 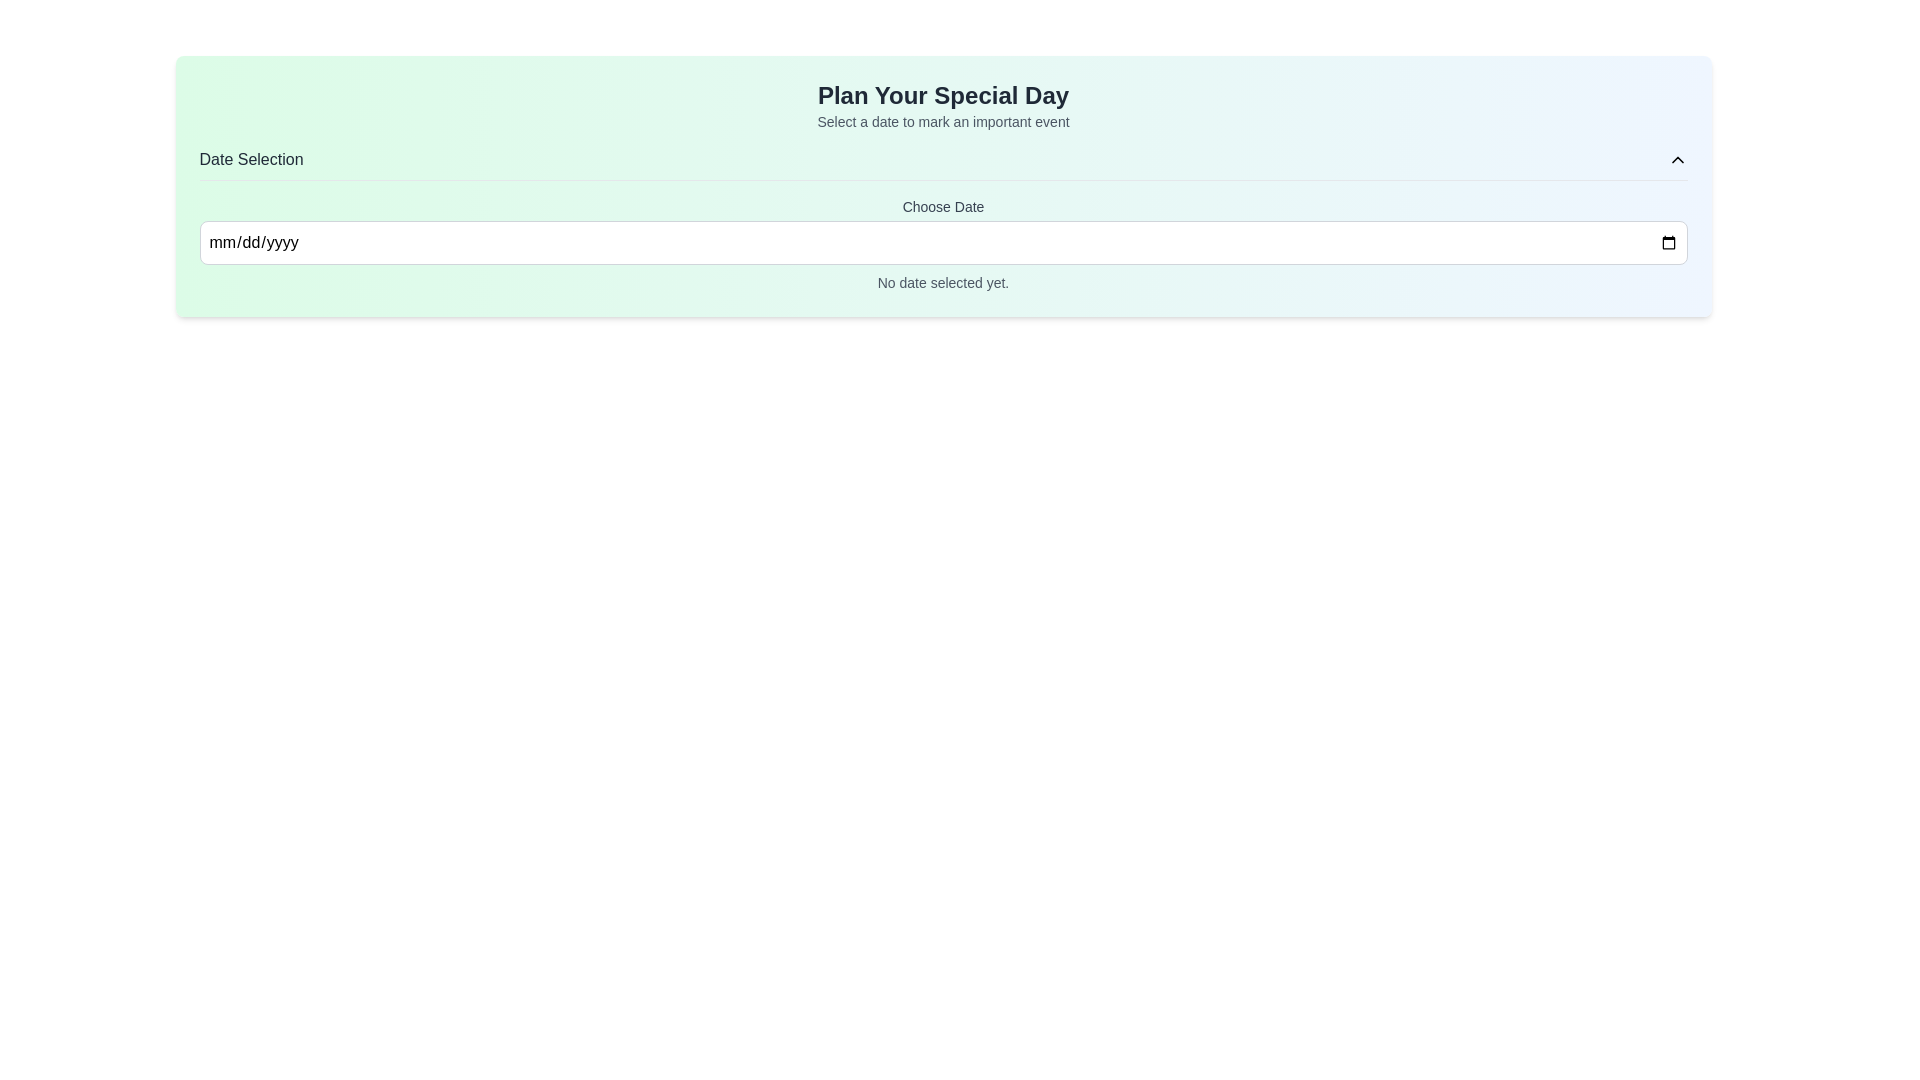 What do you see at coordinates (942, 207) in the screenshot?
I see `text label 'Choose Date' which is positioned above the date input field, serving as its descriptor` at bounding box center [942, 207].